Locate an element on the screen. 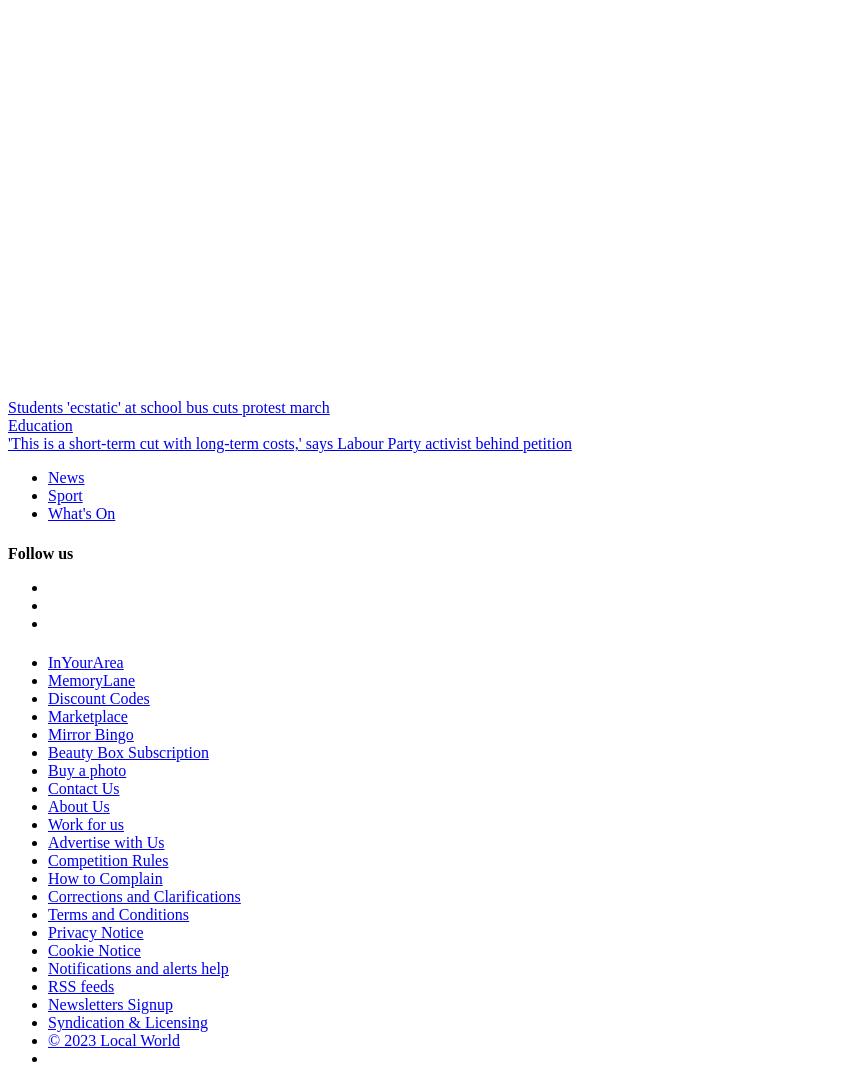  'Students 'ecstatic' at school bus cuts protest march' is located at coordinates (7, 406).